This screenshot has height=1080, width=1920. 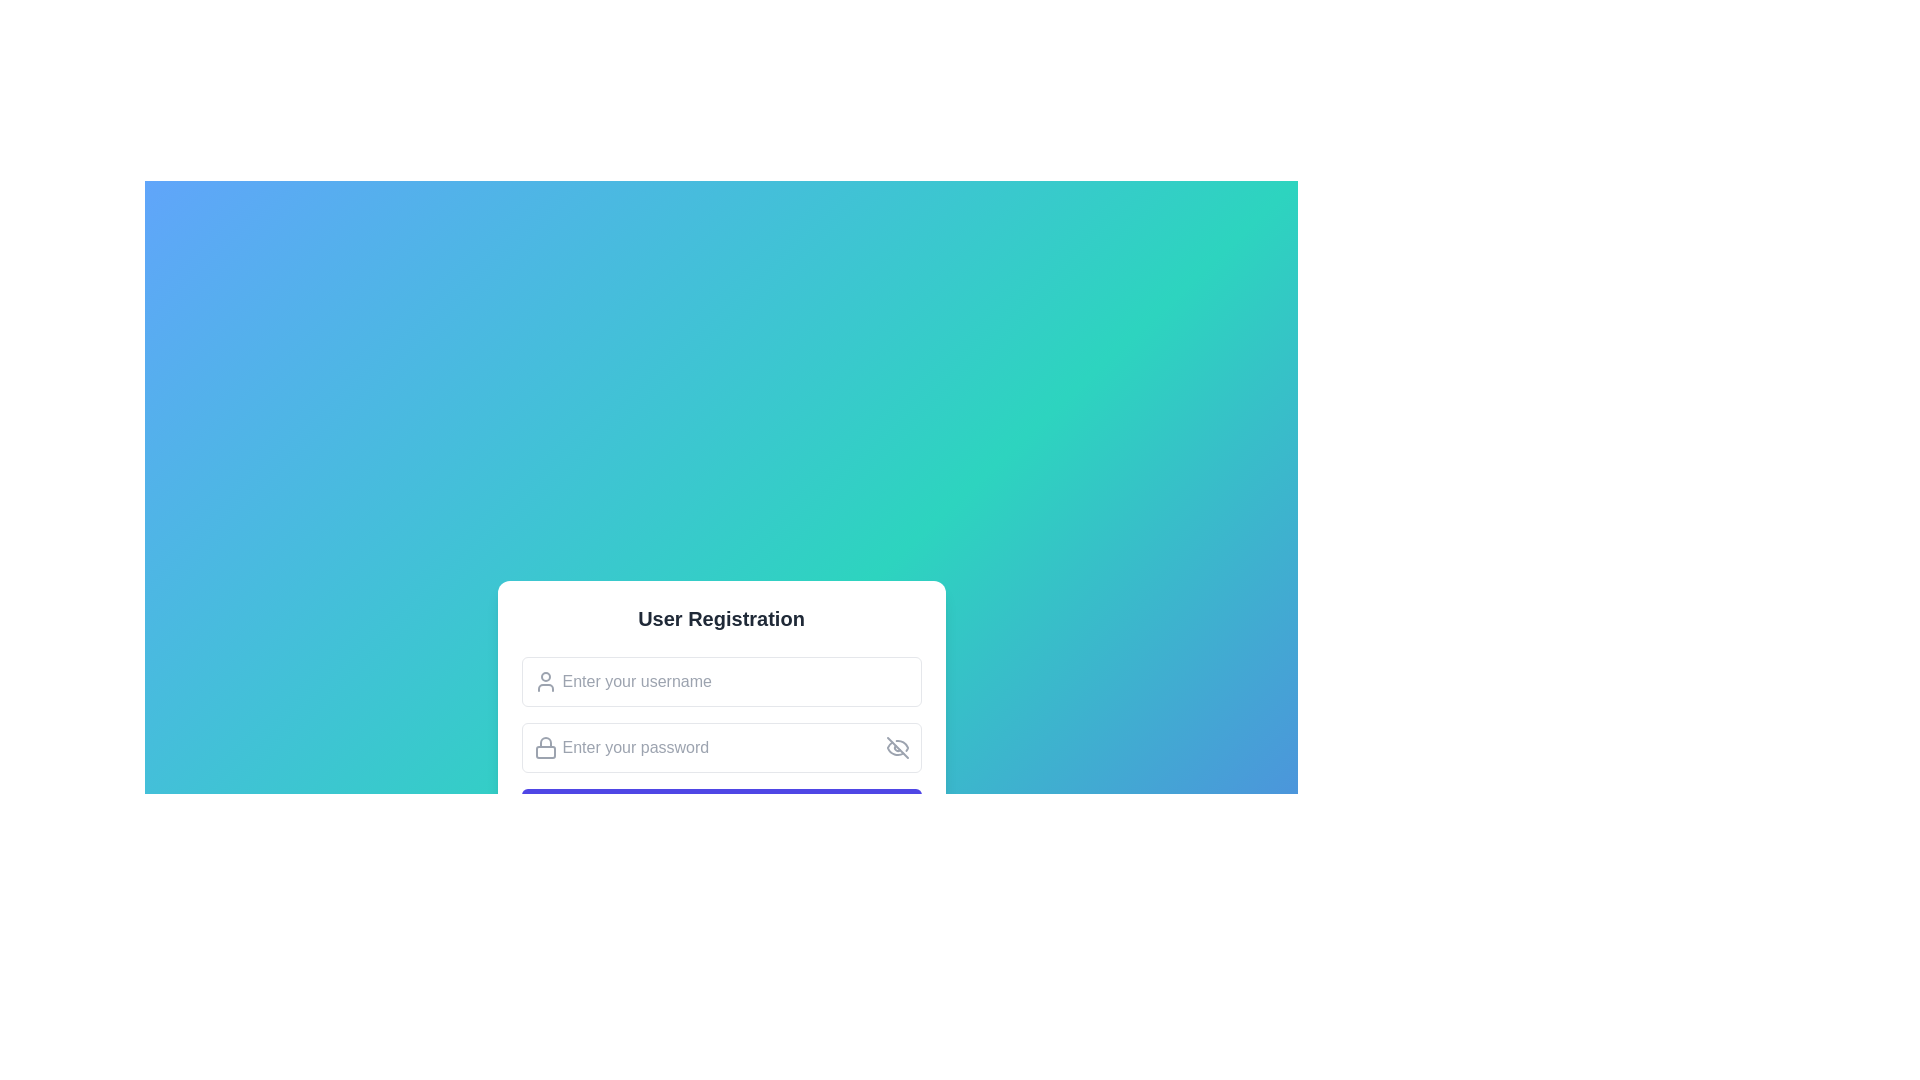 What do you see at coordinates (545, 742) in the screenshot?
I see `the shackle icon of the lock, which is part of the SVG icon to the left of the 'Enter your password' field in the user registration form` at bounding box center [545, 742].